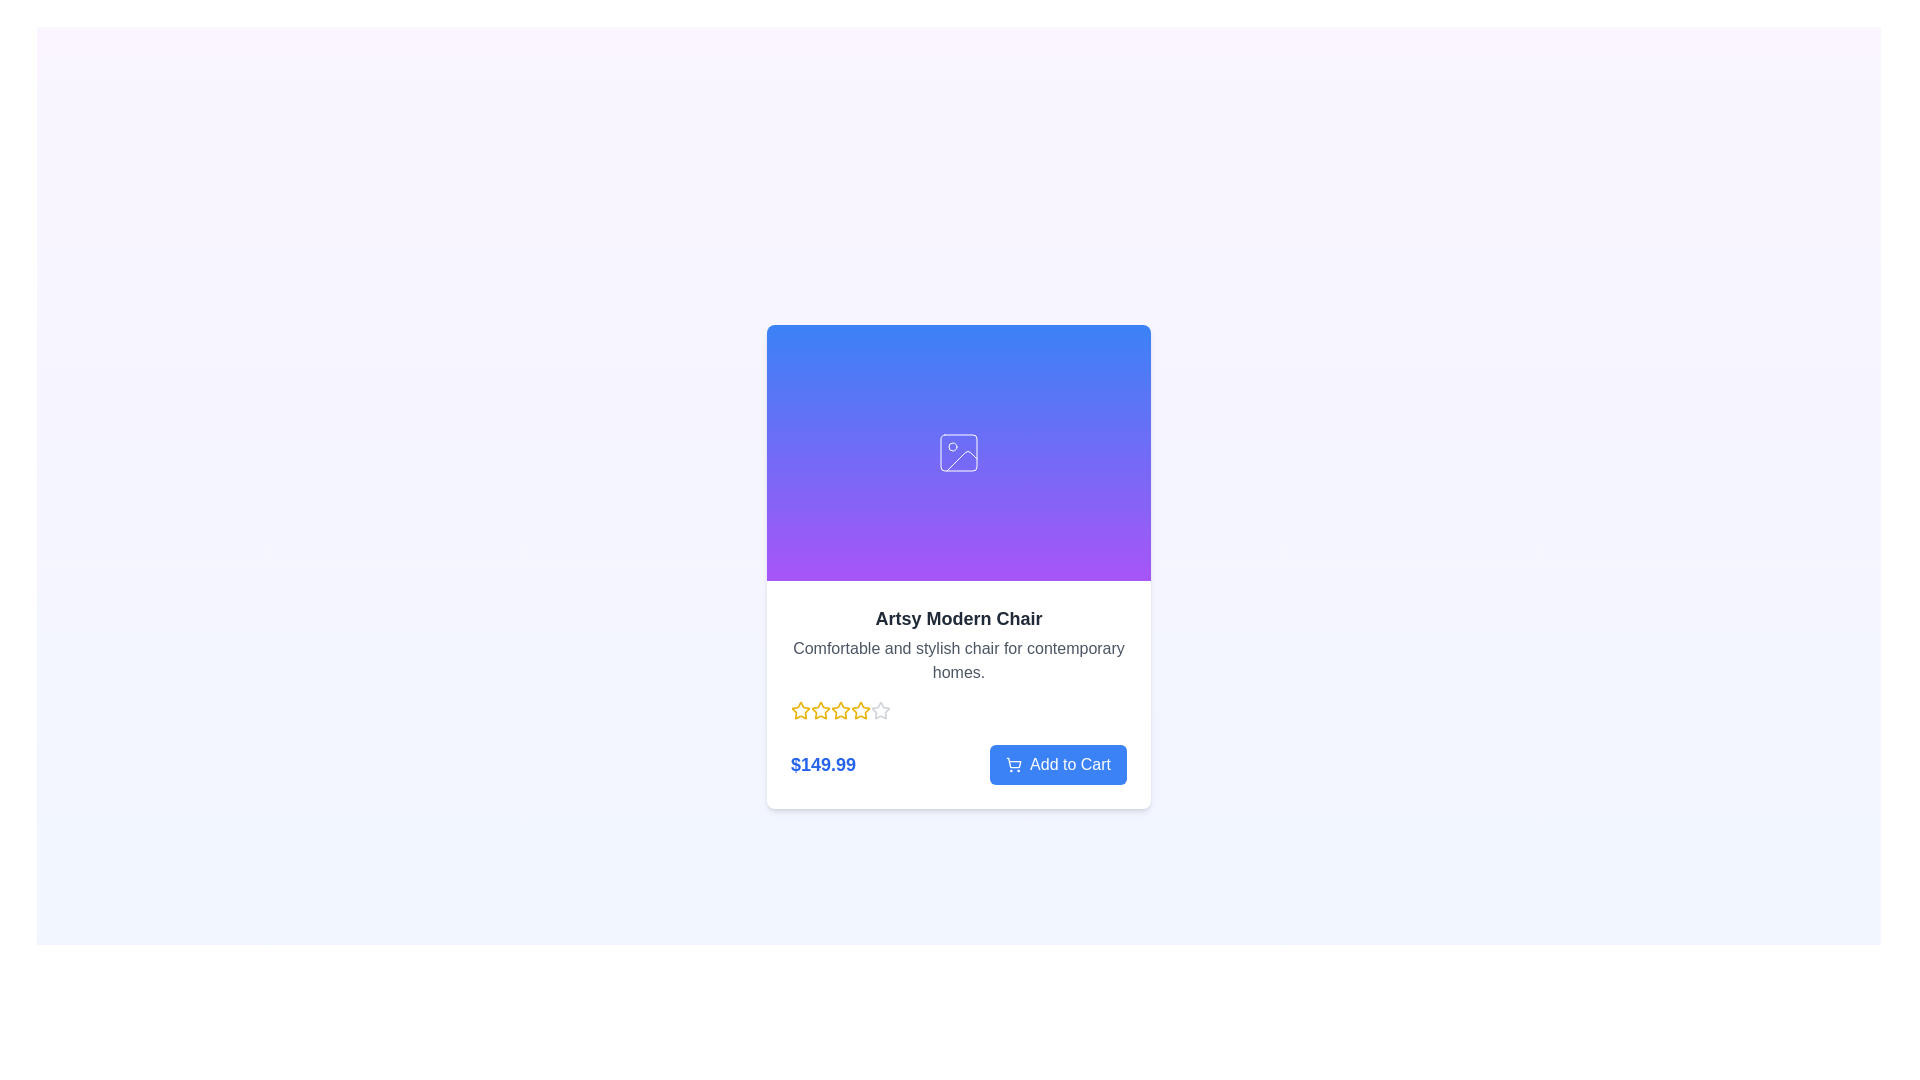  What do you see at coordinates (879, 708) in the screenshot?
I see `the third hollow star-shaped icon in the rating section below the product description to set a rating` at bounding box center [879, 708].